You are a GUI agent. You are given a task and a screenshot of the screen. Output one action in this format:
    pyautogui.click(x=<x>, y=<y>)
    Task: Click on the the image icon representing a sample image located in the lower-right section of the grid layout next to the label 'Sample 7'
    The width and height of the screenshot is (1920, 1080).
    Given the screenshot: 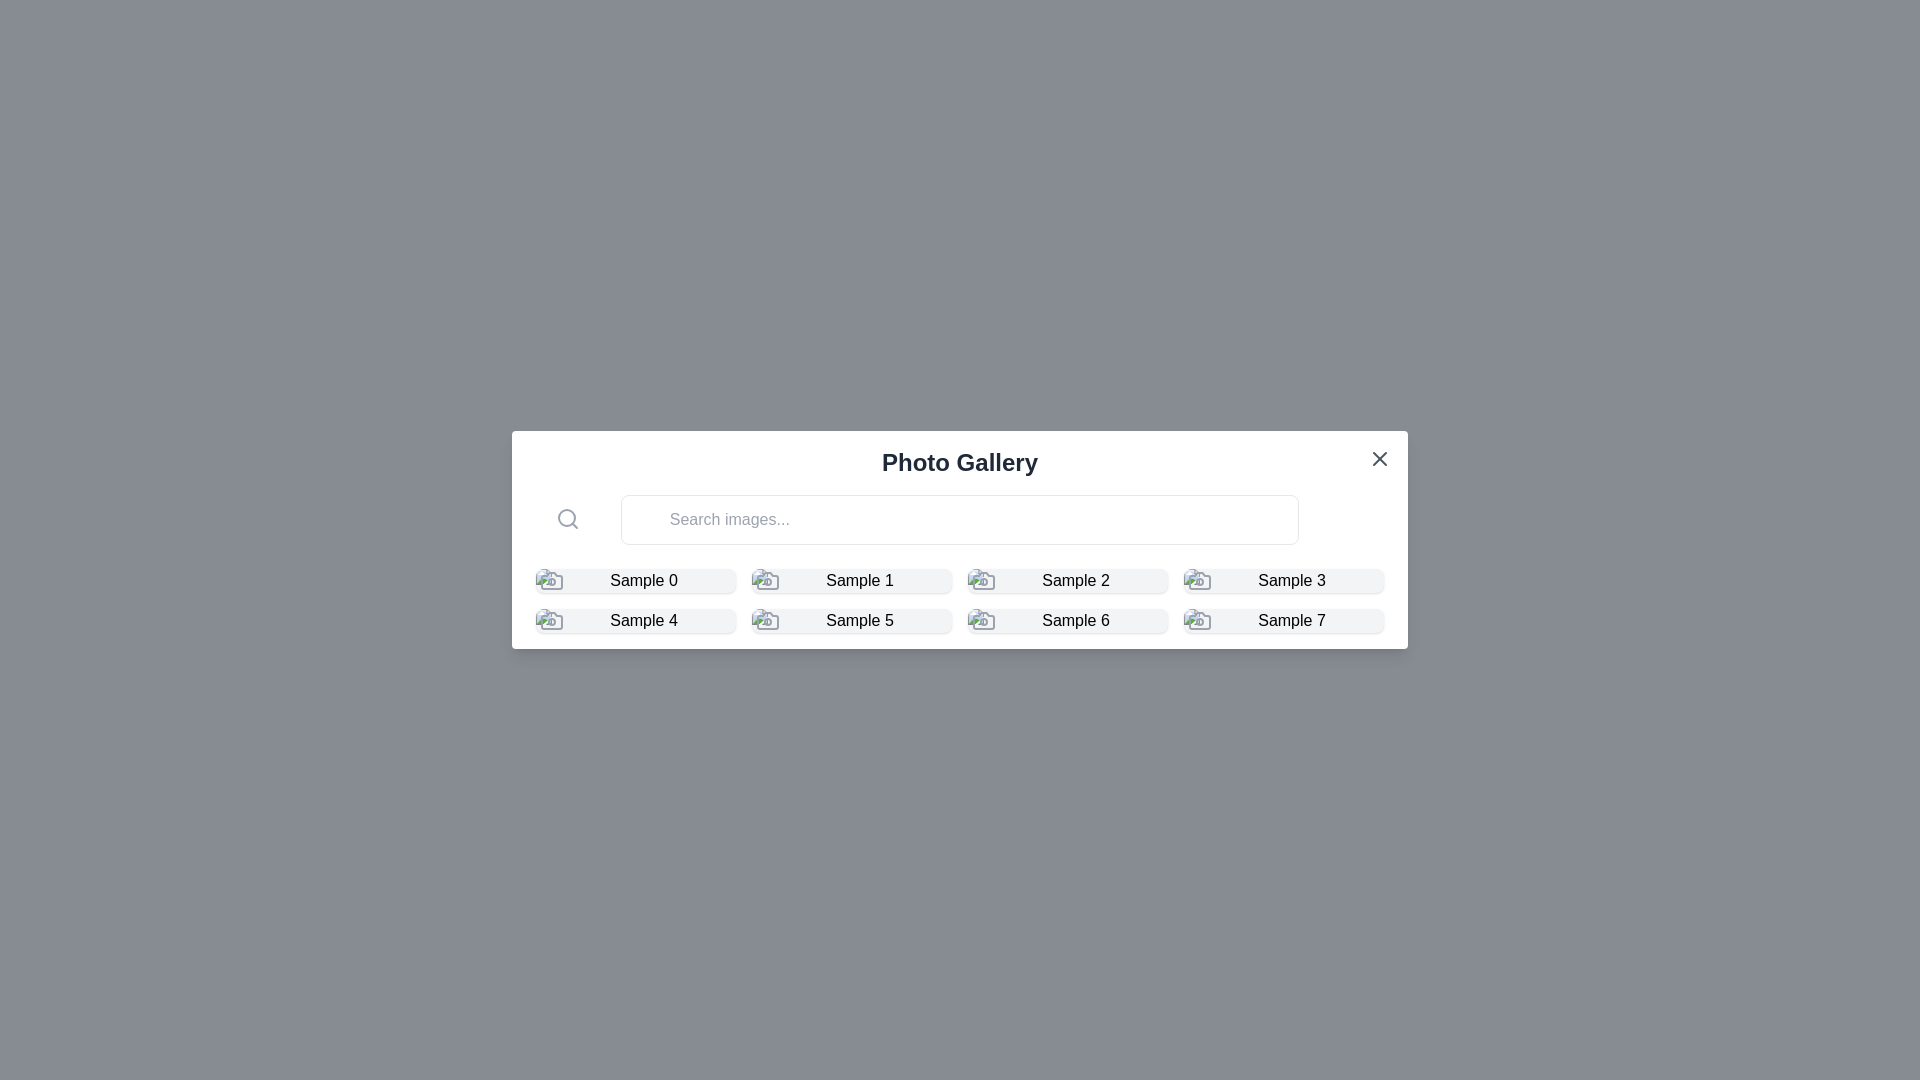 What is the action you would take?
    pyautogui.click(x=1200, y=620)
    